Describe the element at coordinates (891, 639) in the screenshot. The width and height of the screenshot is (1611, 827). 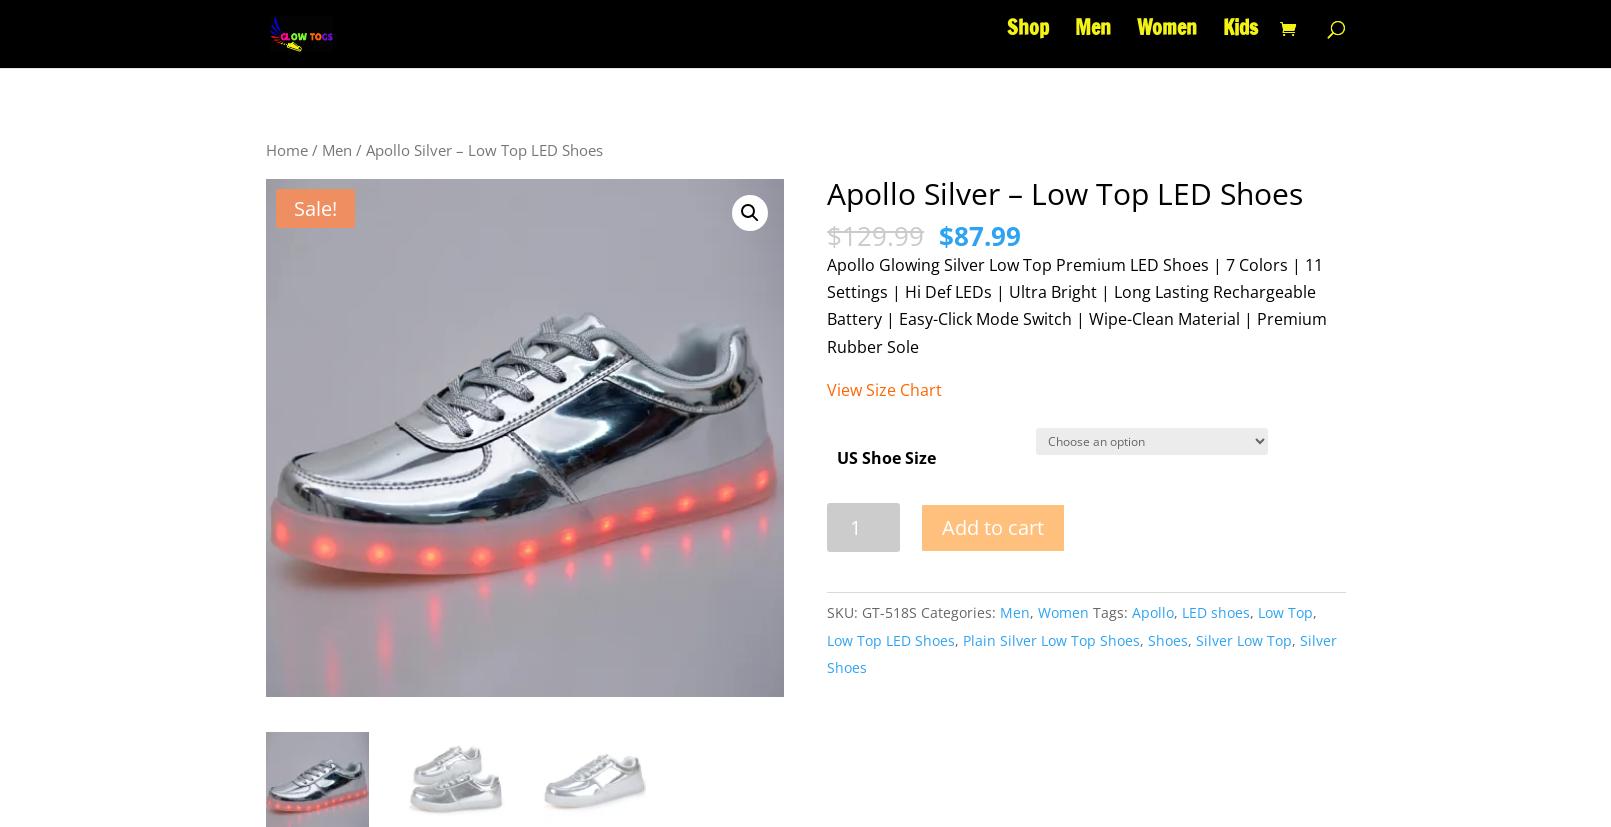
I see `'Low Top LED Shoes'` at that location.